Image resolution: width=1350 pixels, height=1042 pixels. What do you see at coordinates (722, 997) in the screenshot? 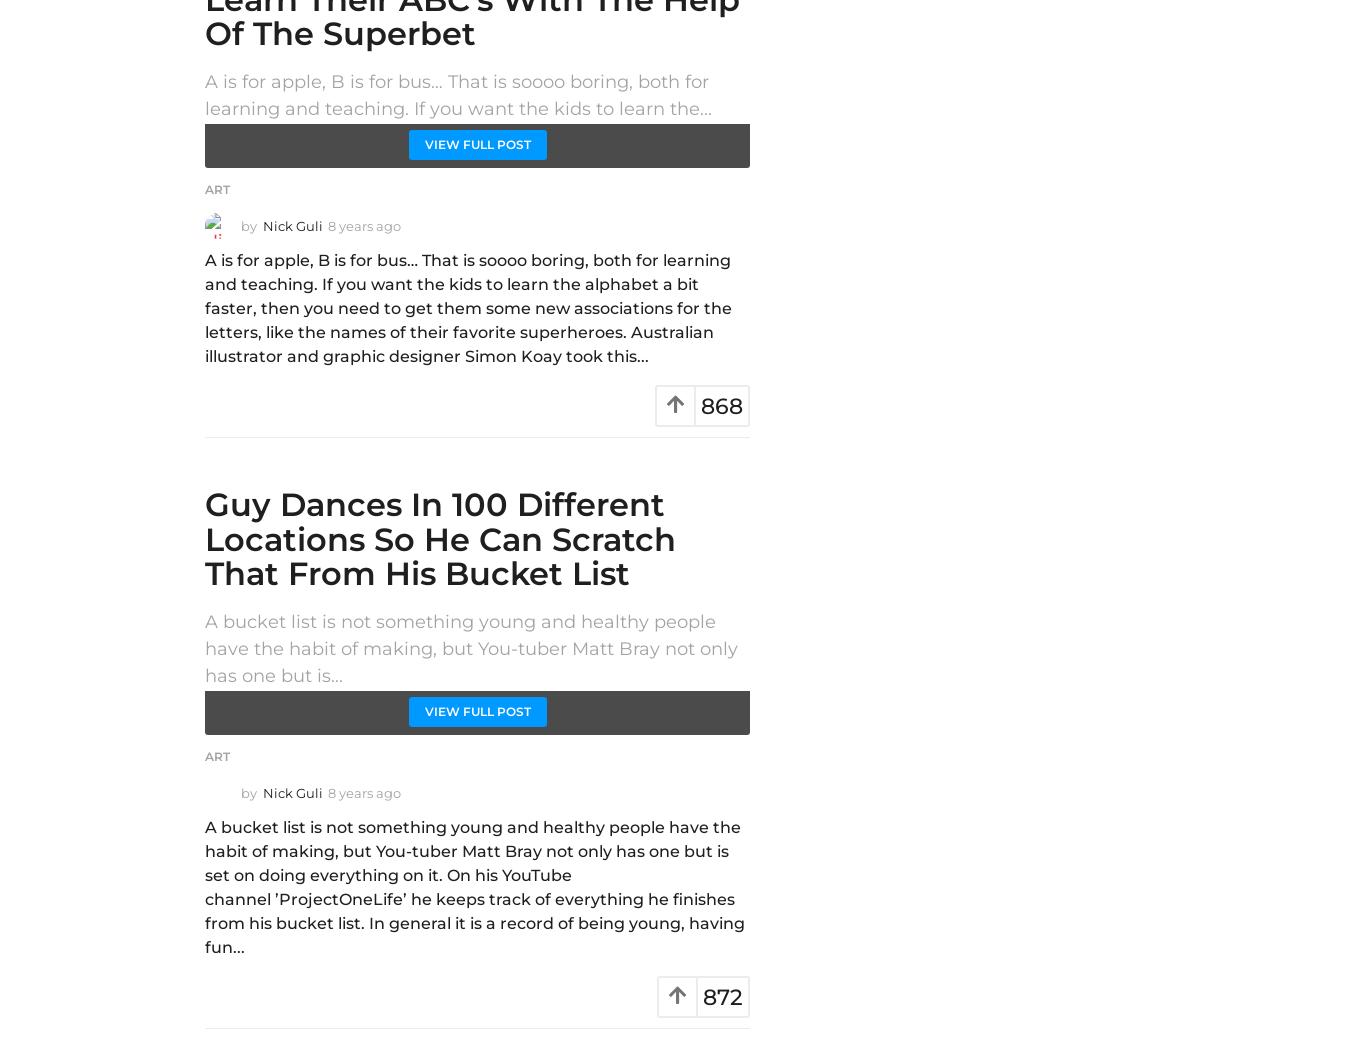
I see `'872'` at bounding box center [722, 997].